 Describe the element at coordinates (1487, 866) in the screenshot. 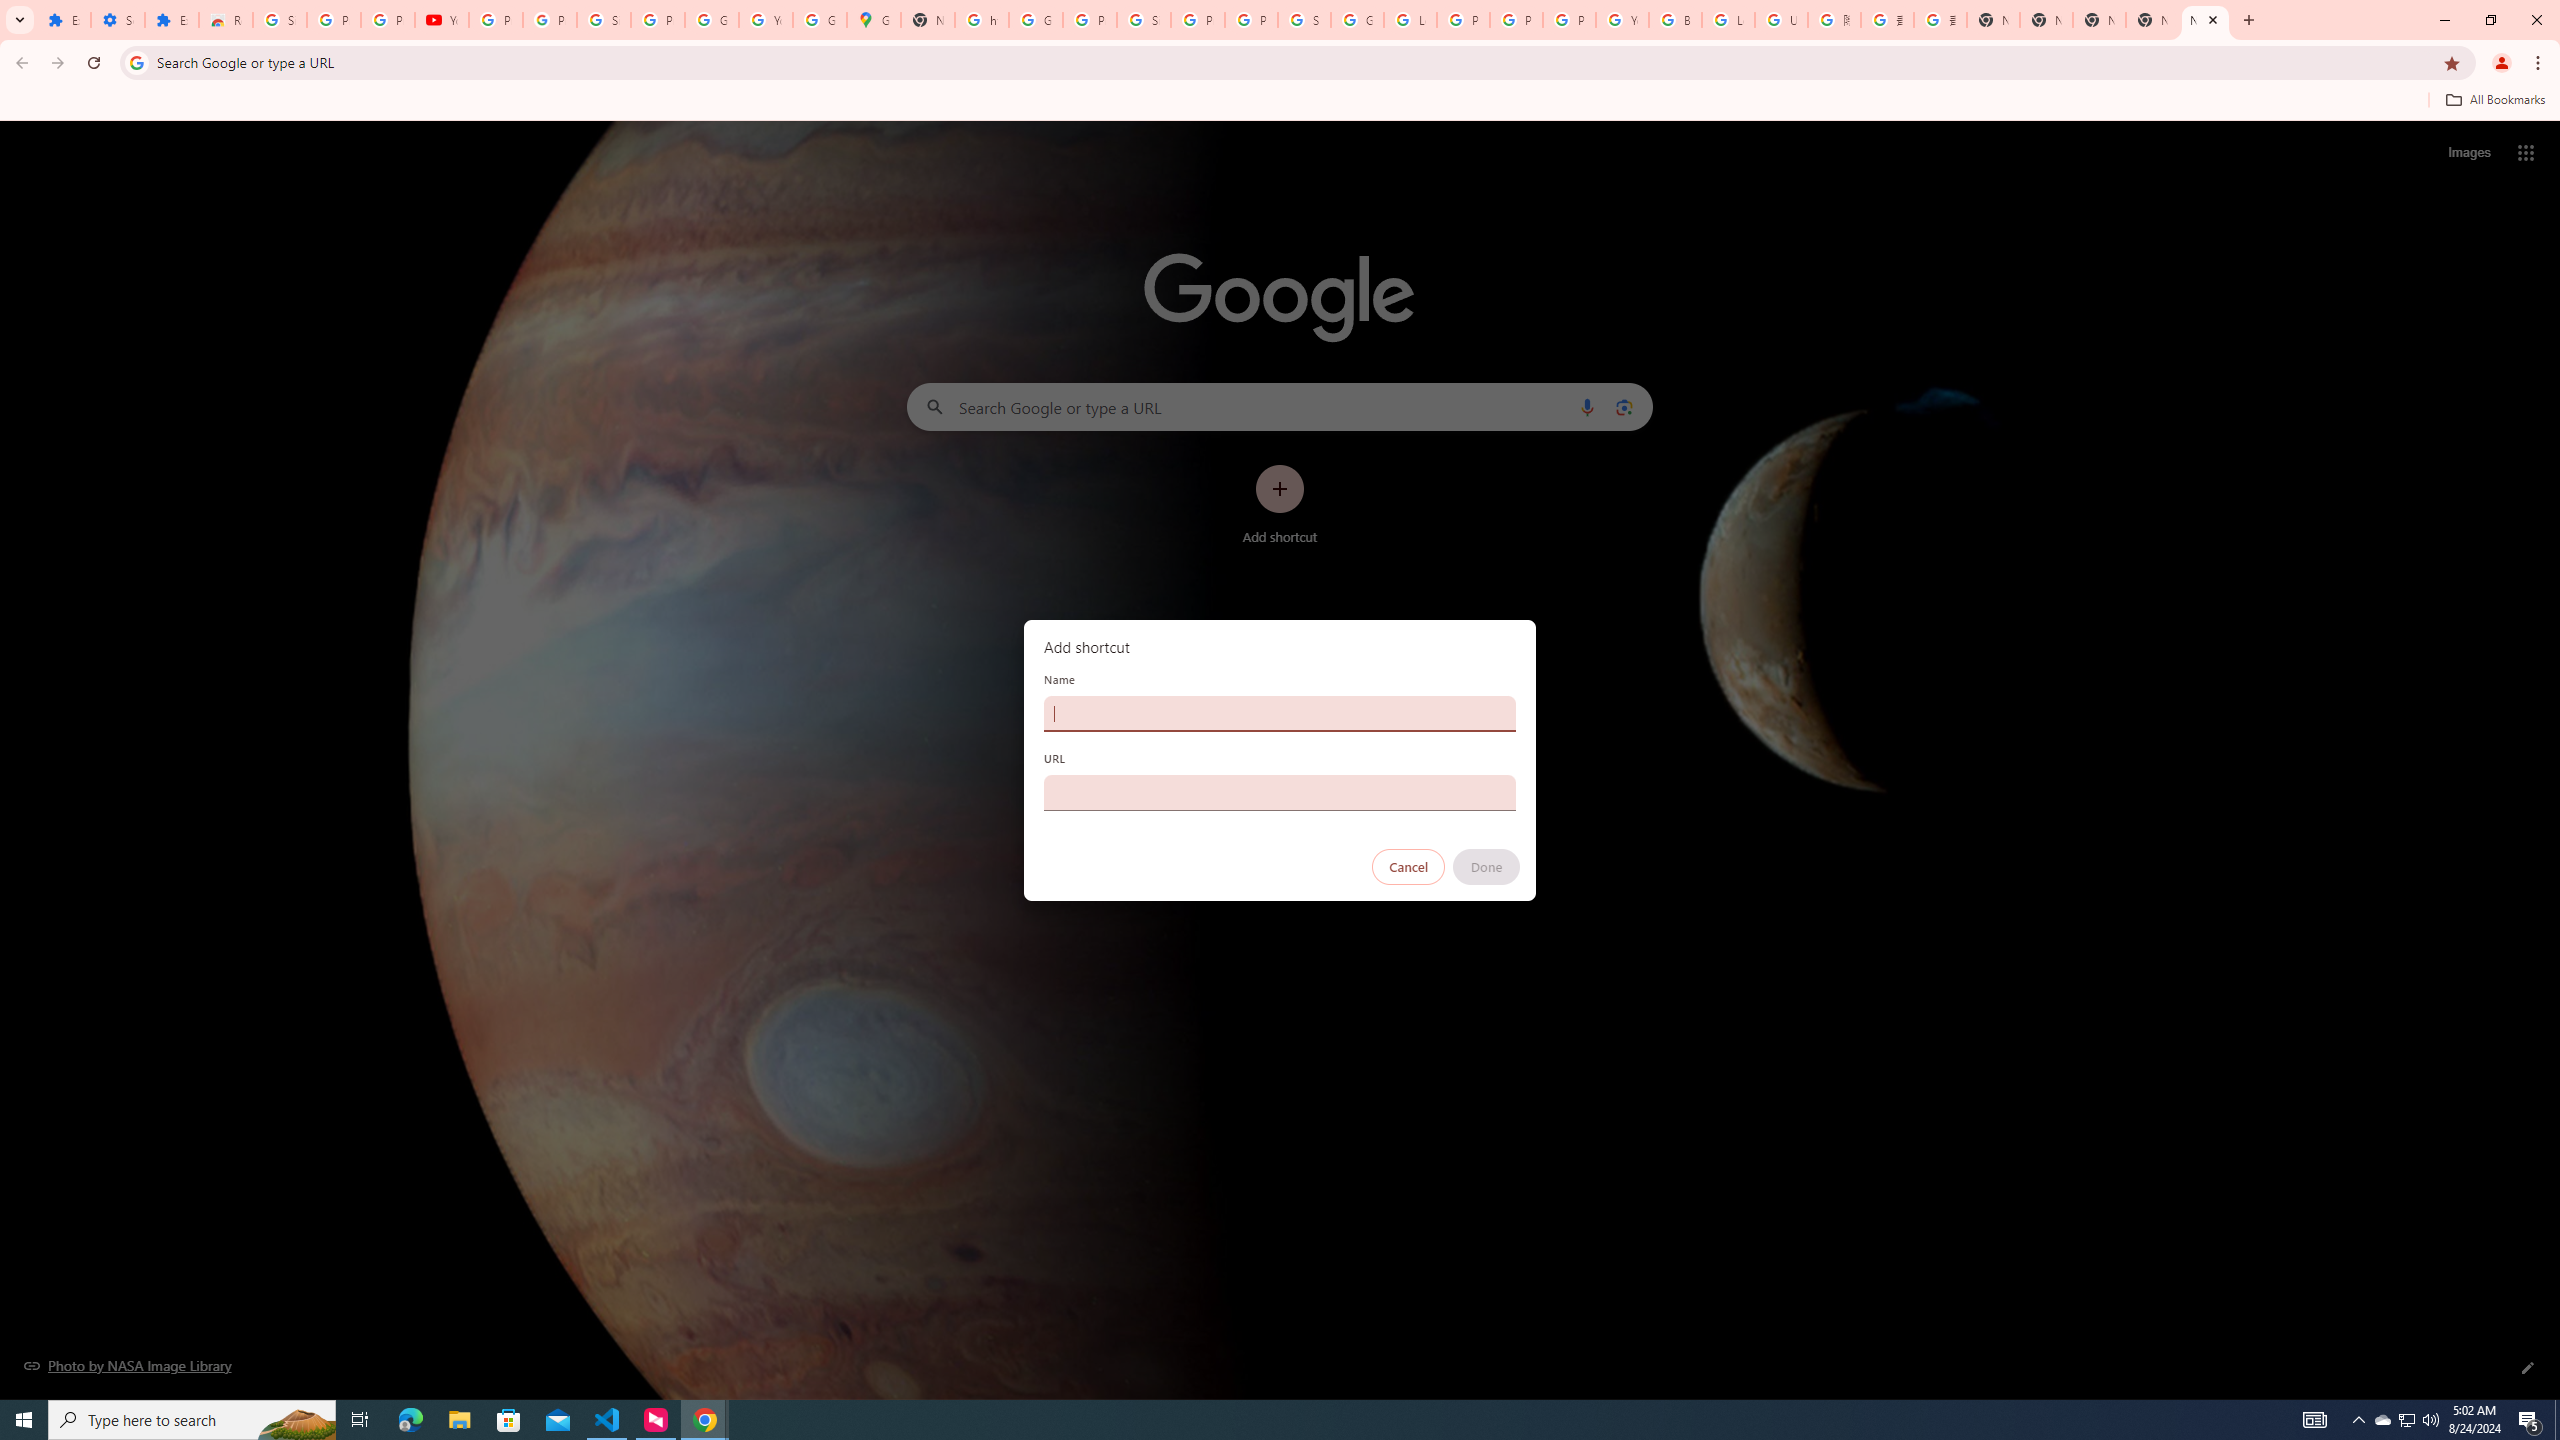

I see `'Done'` at that location.